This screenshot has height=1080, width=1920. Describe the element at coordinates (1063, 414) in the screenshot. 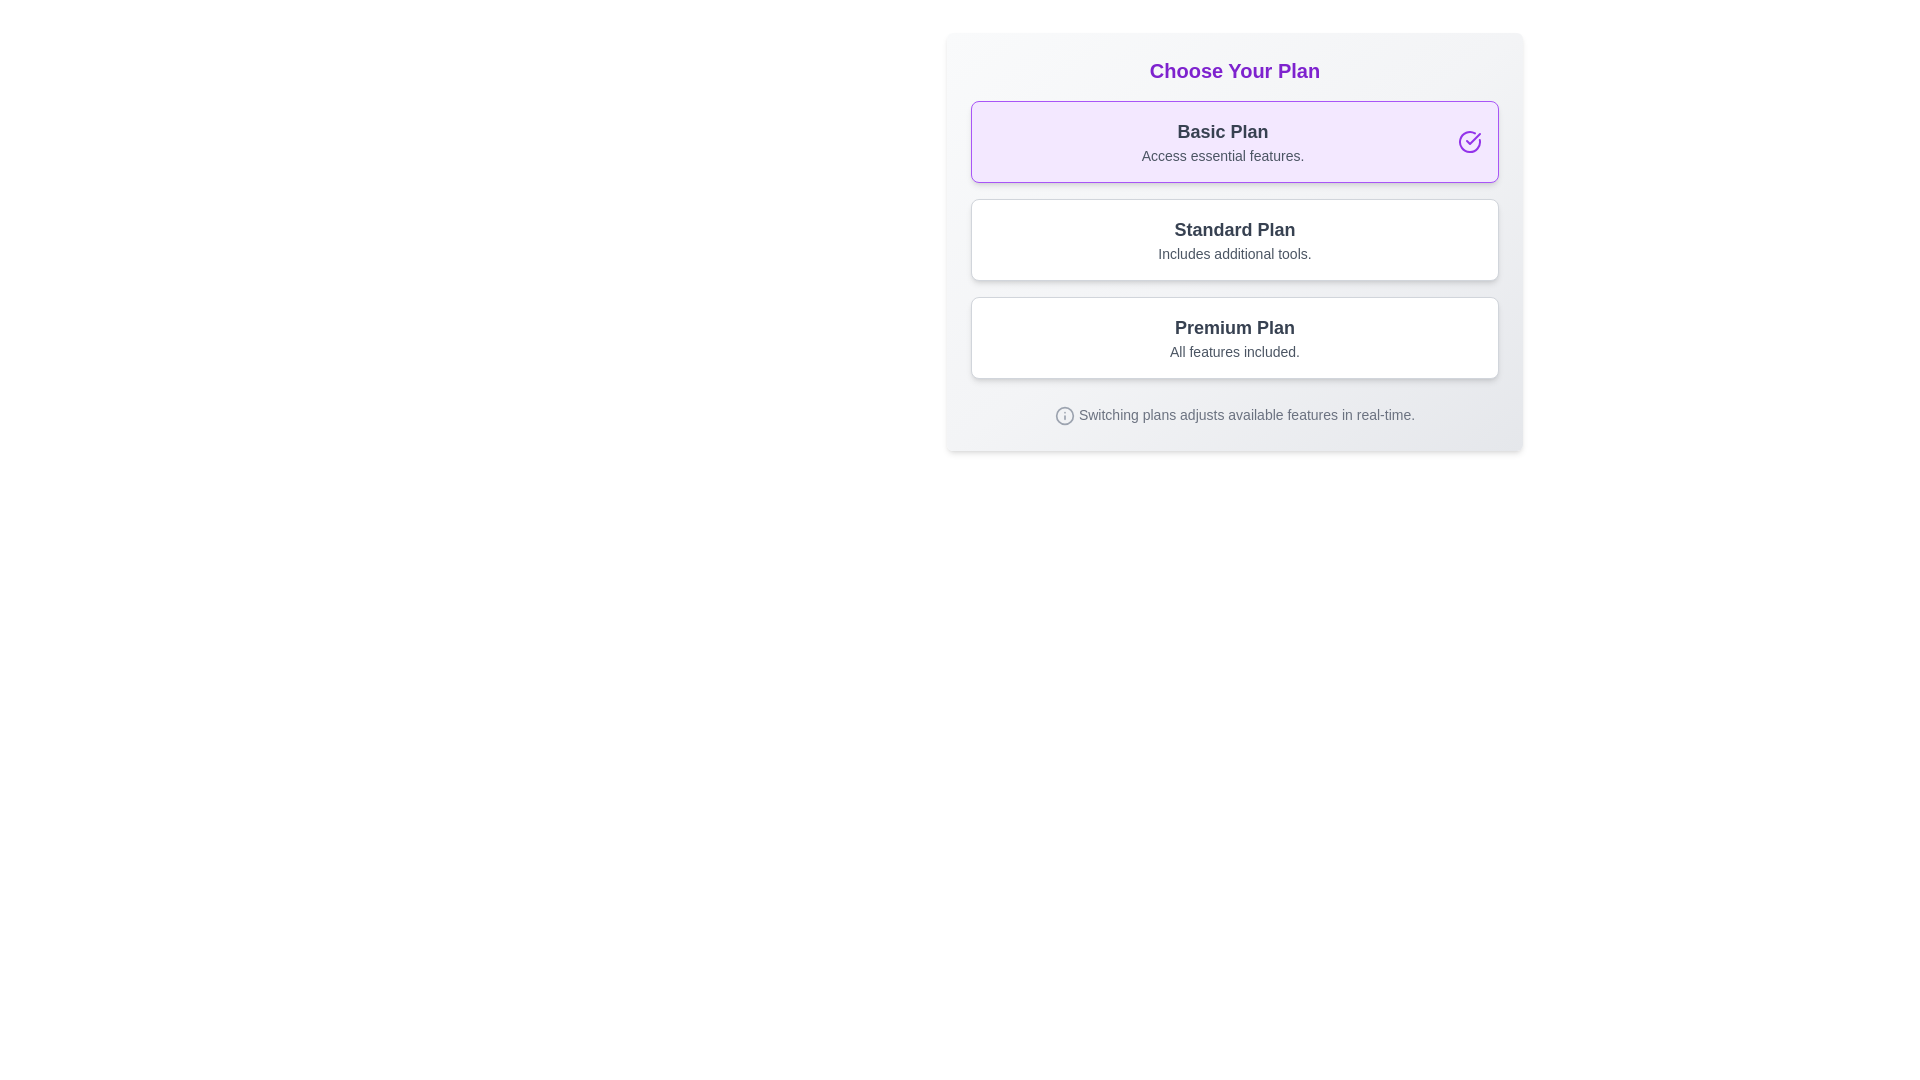

I see `the information icon located at the beginning of the text line in the 'Choose Your Plan' section` at that location.